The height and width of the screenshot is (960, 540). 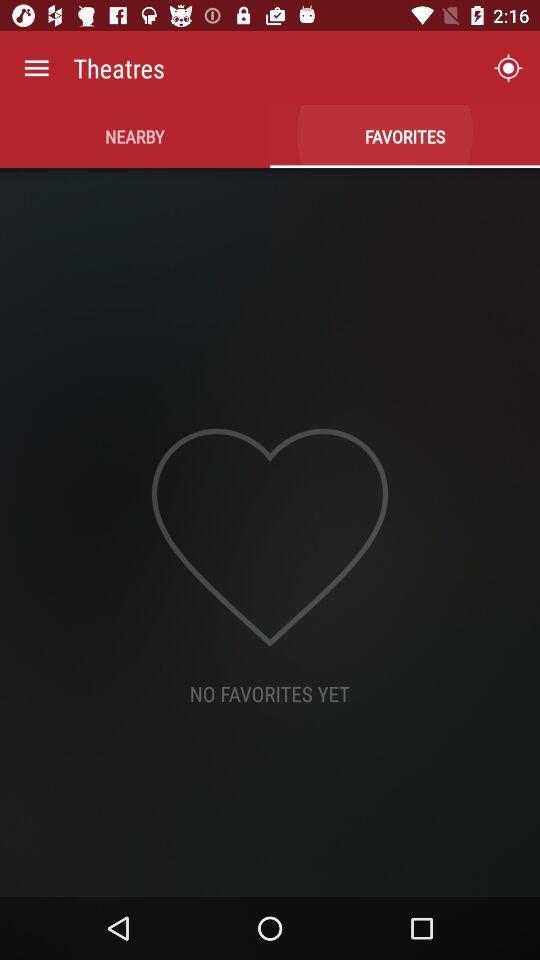 What do you see at coordinates (36, 68) in the screenshot?
I see `item next to the theatres icon` at bounding box center [36, 68].